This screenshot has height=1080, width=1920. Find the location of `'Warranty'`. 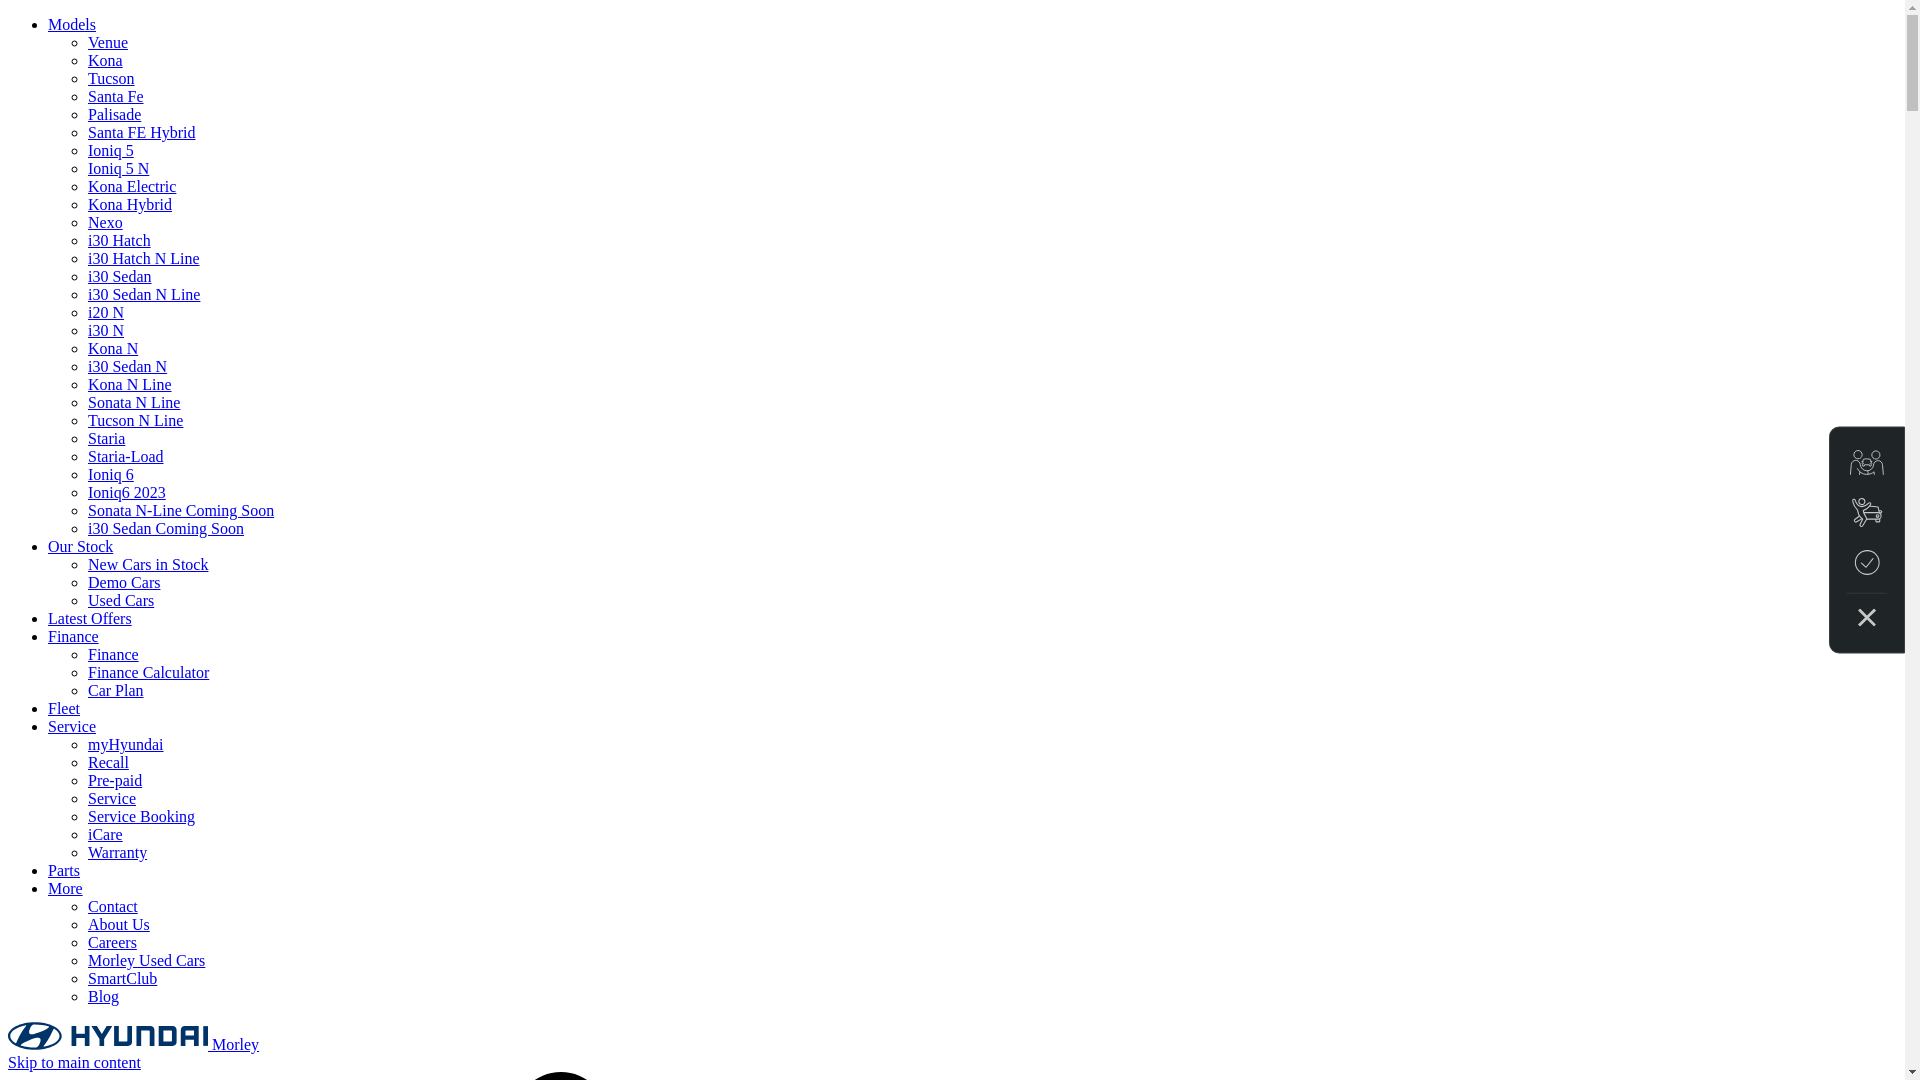

'Warranty' is located at coordinates (86, 852).